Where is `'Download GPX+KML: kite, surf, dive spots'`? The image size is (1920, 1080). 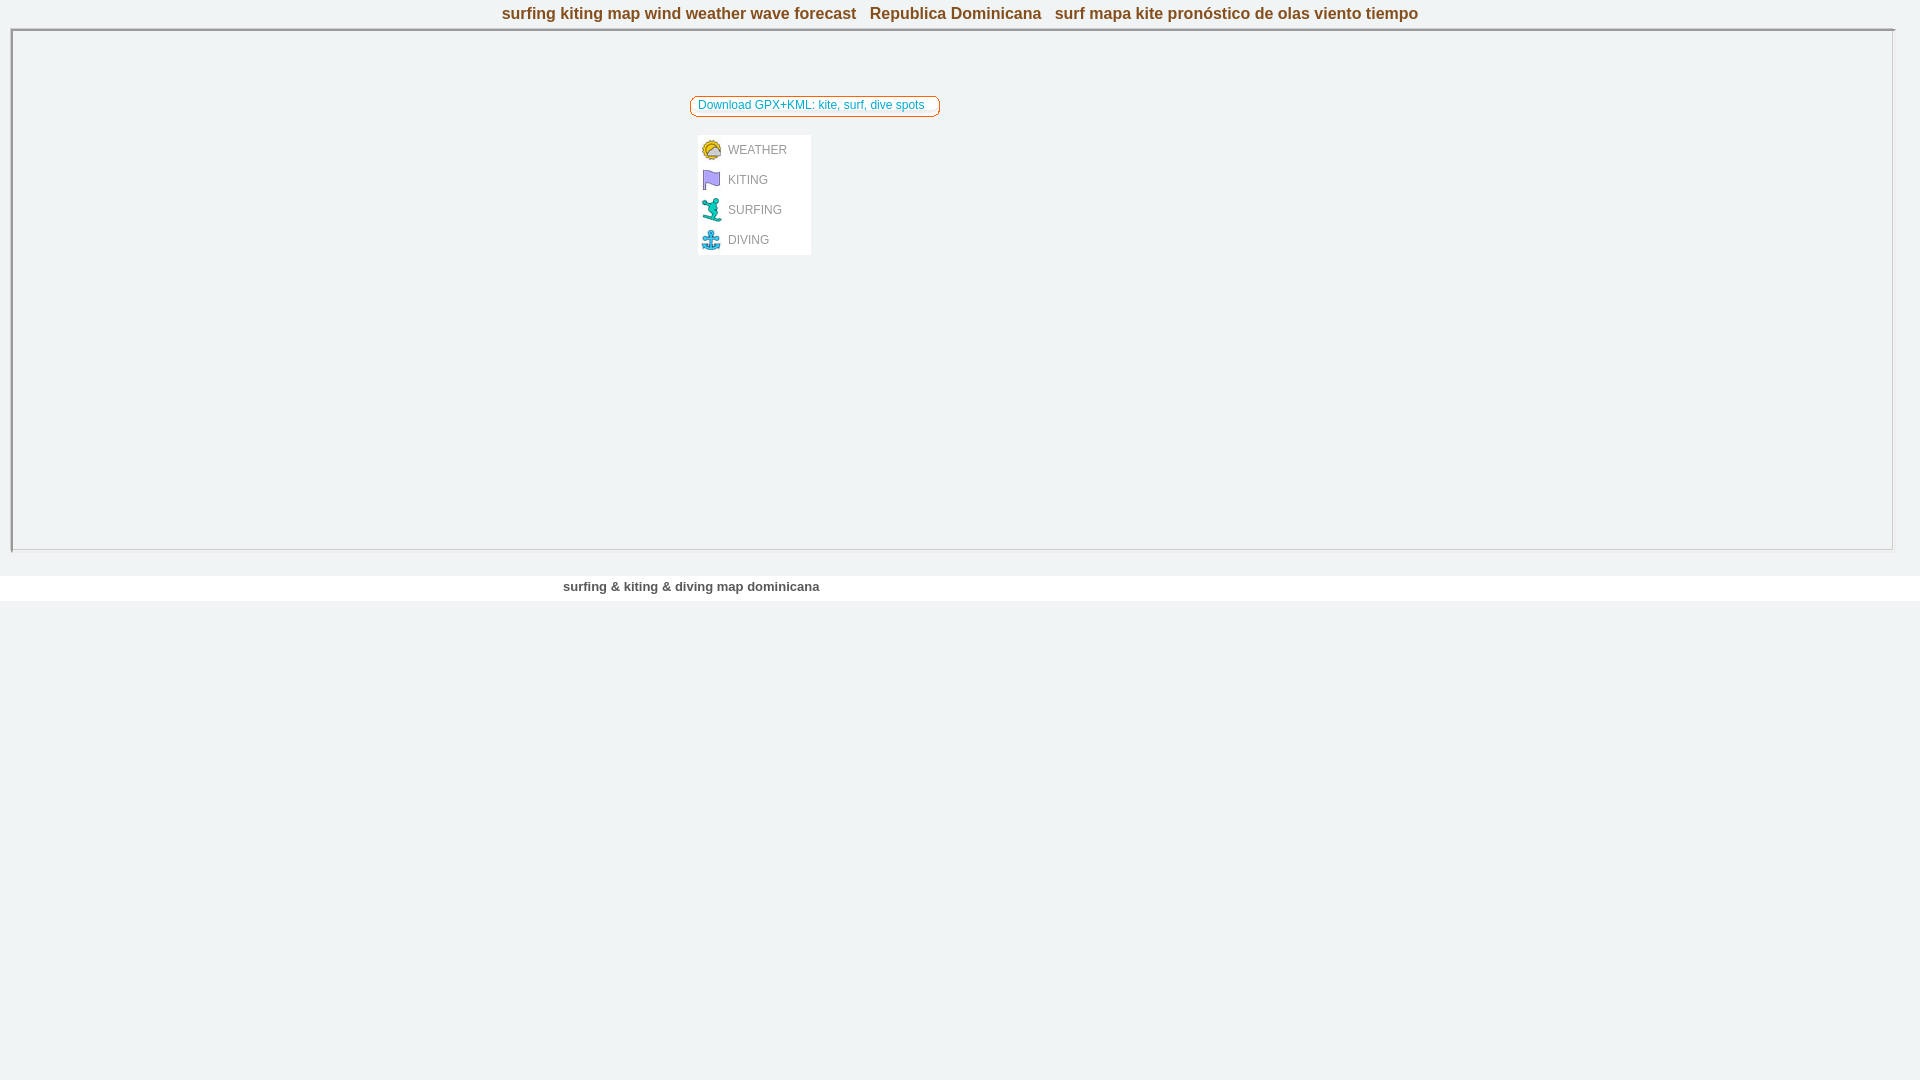
'Download GPX+KML: kite, surf, dive spots' is located at coordinates (811, 104).